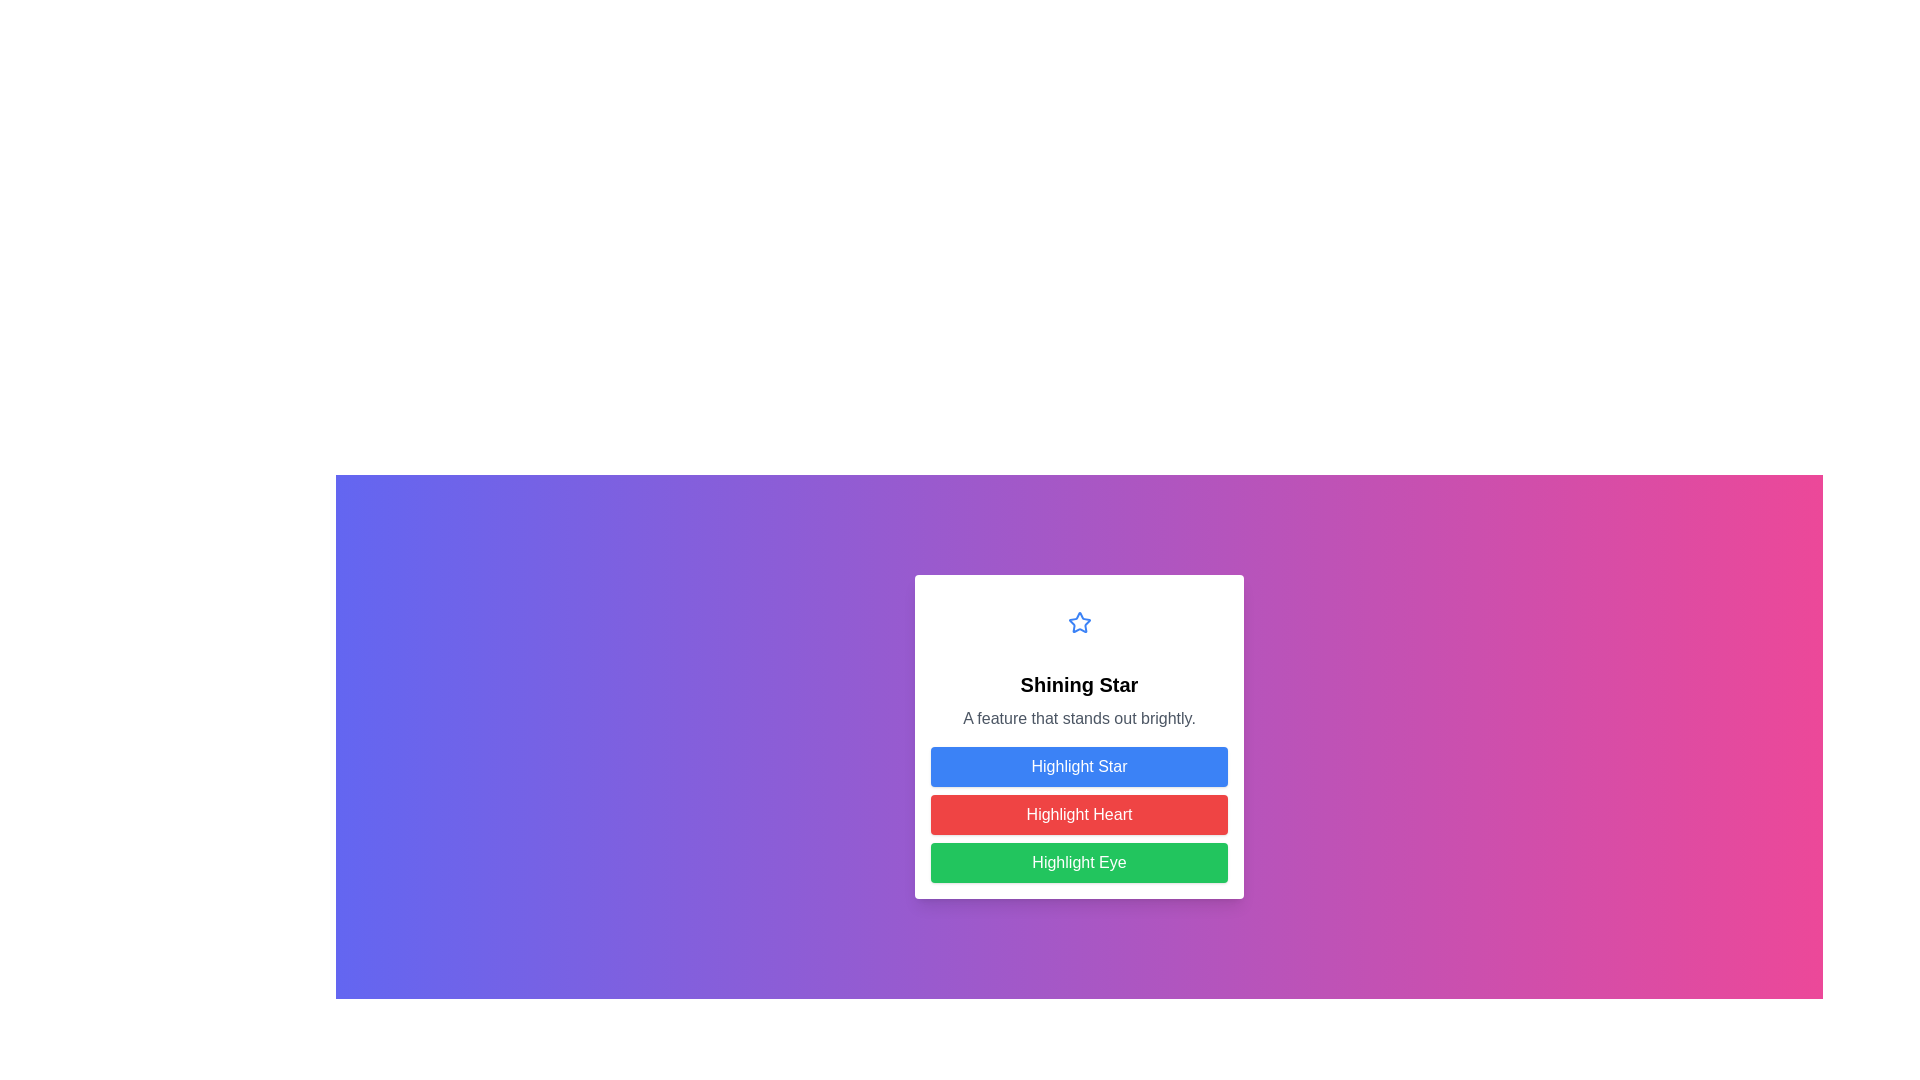  What do you see at coordinates (1078, 620) in the screenshot?
I see `the 'Shining Star' icon located above the title text to associate it with the context of the title` at bounding box center [1078, 620].